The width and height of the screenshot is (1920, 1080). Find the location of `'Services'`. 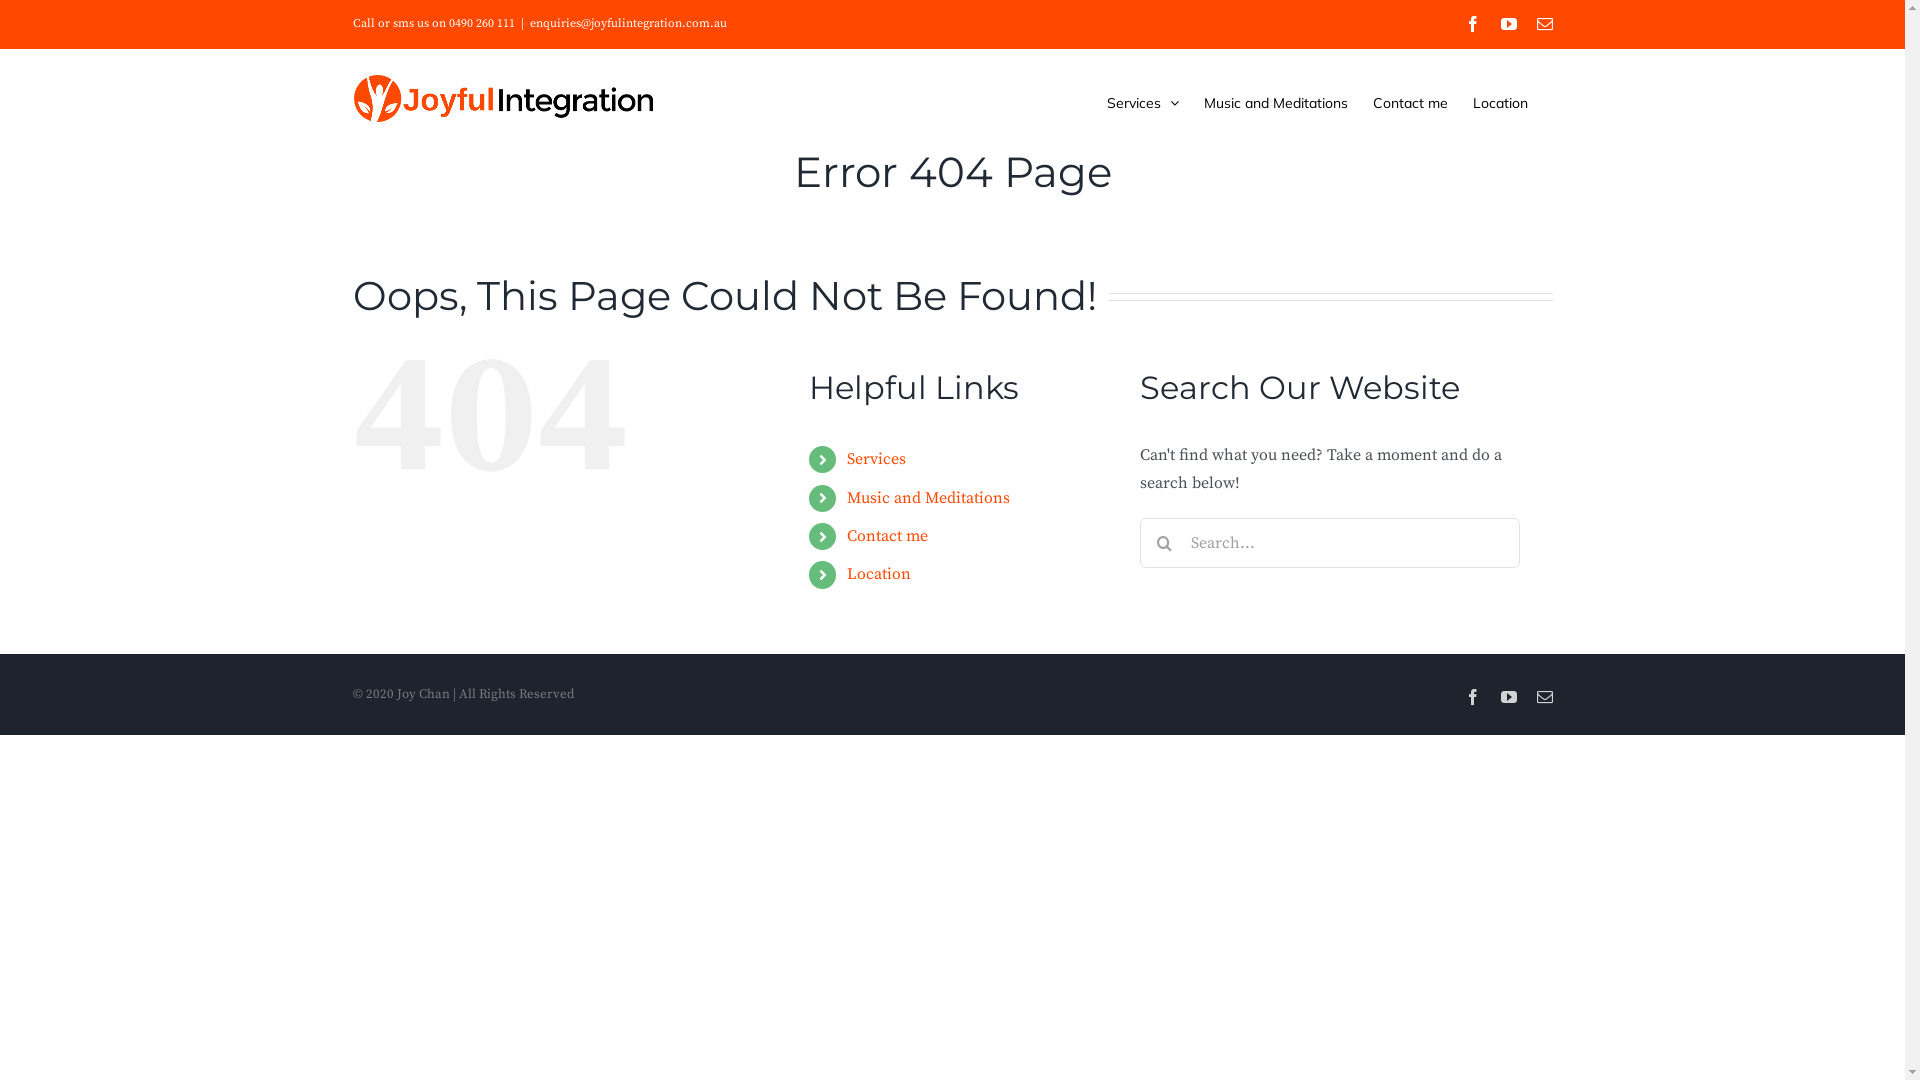

'Services' is located at coordinates (876, 459).